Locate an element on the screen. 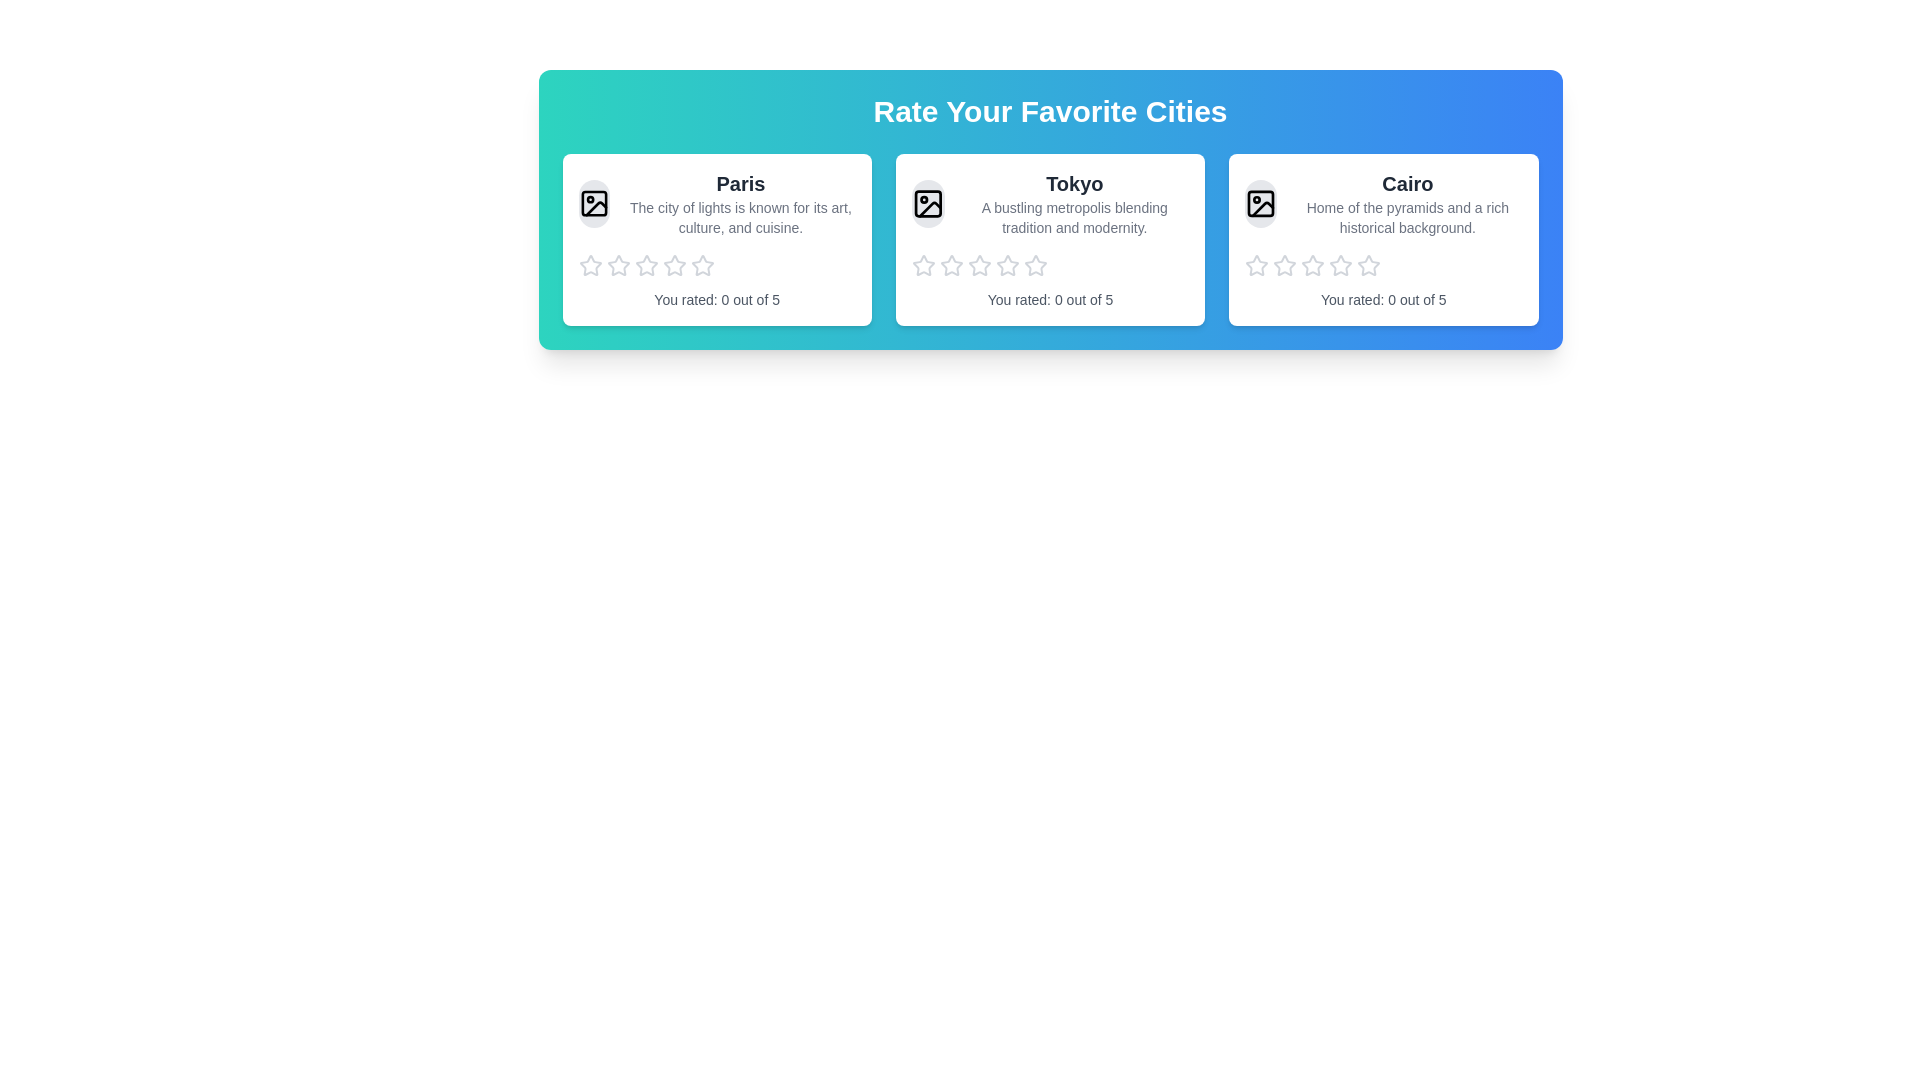  across the five star icons in the Rating widget for the location 'Paris' is located at coordinates (717, 265).